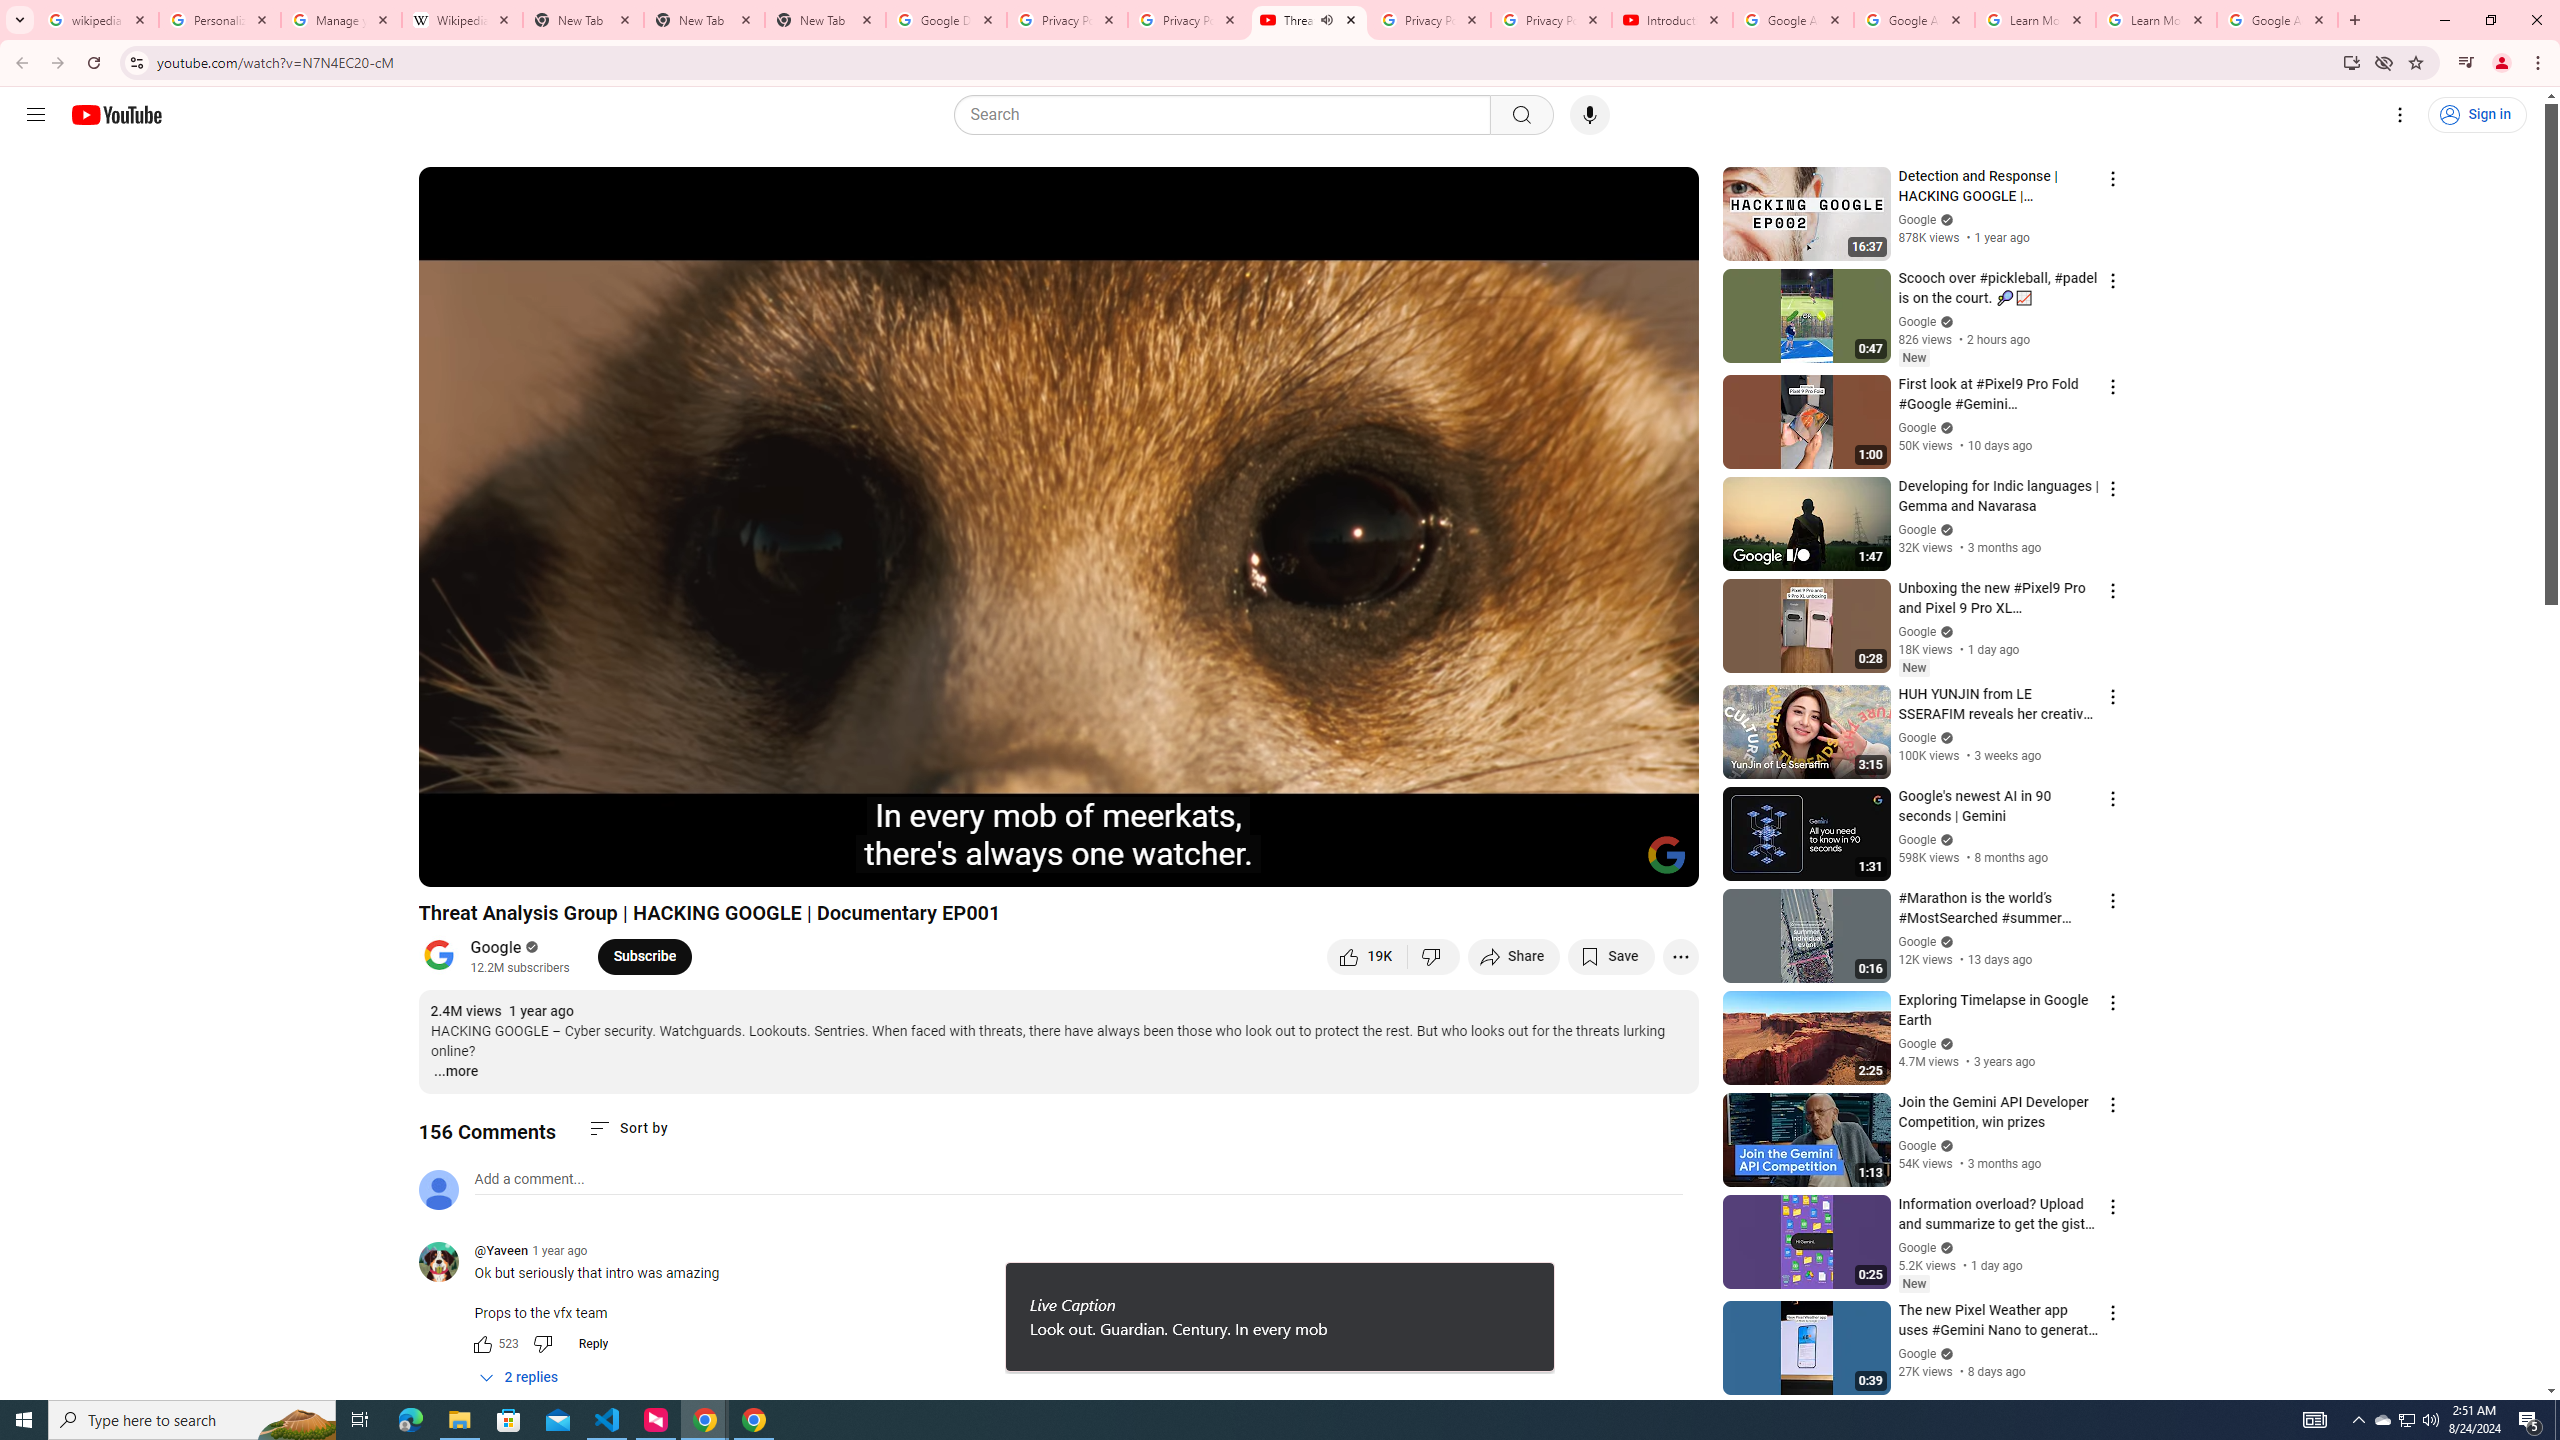  I want to click on 'More actions', so click(1679, 955).